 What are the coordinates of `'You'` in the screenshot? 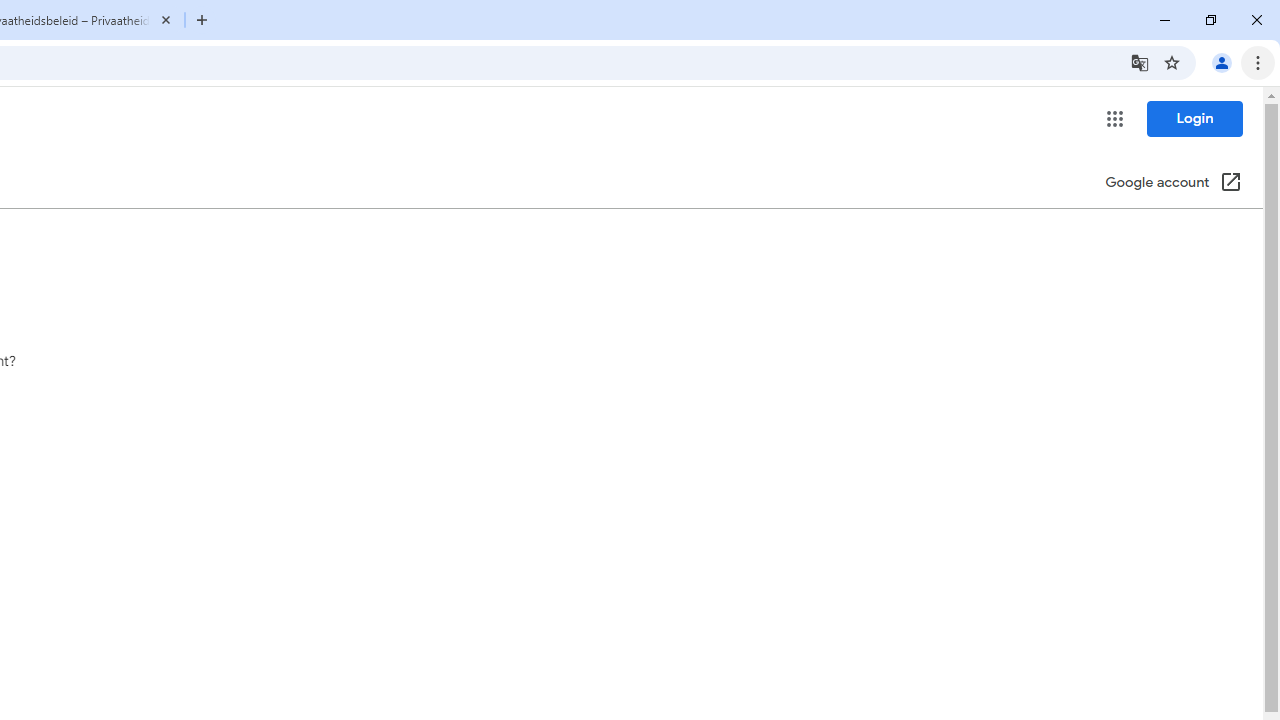 It's located at (1220, 61).